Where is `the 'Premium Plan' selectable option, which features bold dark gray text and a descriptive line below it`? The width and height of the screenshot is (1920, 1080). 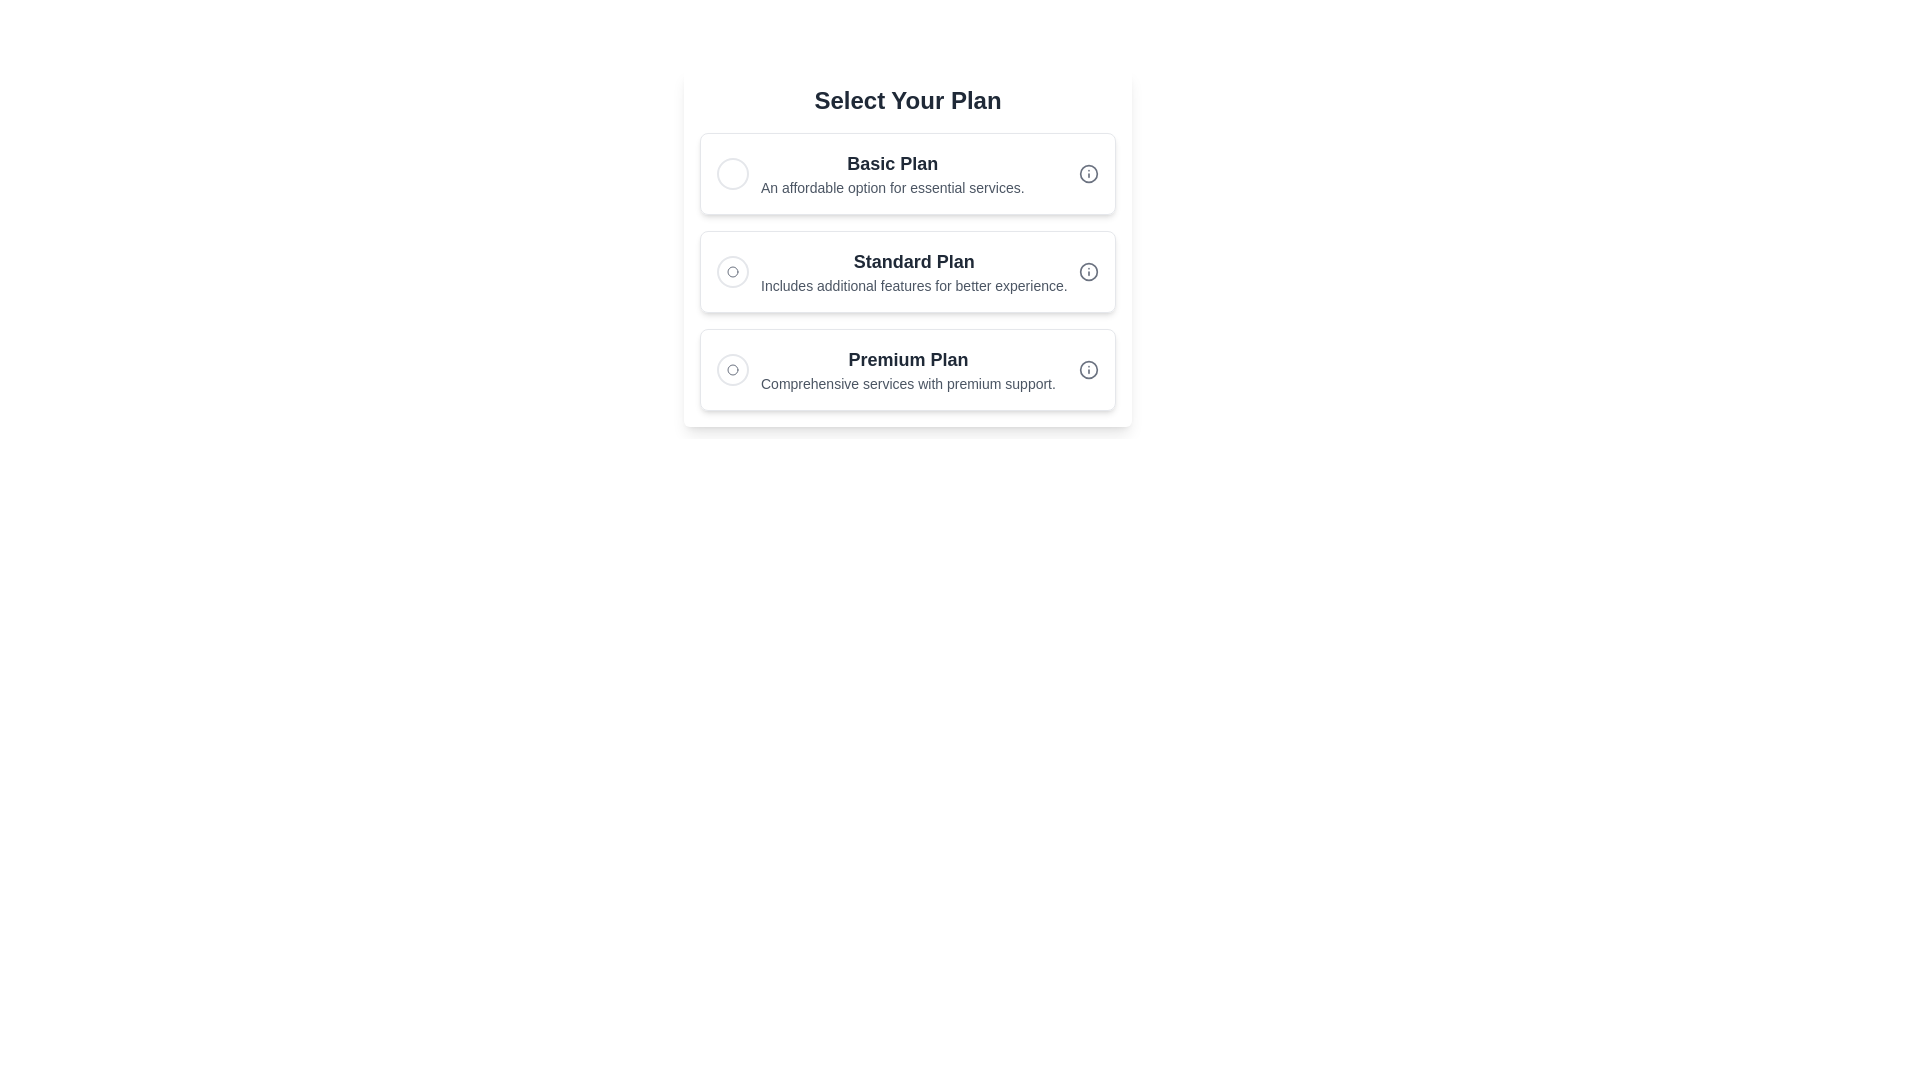
the 'Premium Plan' selectable option, which features bold dark gray text and a descriptive line below it is located at coordinates (907, 370).